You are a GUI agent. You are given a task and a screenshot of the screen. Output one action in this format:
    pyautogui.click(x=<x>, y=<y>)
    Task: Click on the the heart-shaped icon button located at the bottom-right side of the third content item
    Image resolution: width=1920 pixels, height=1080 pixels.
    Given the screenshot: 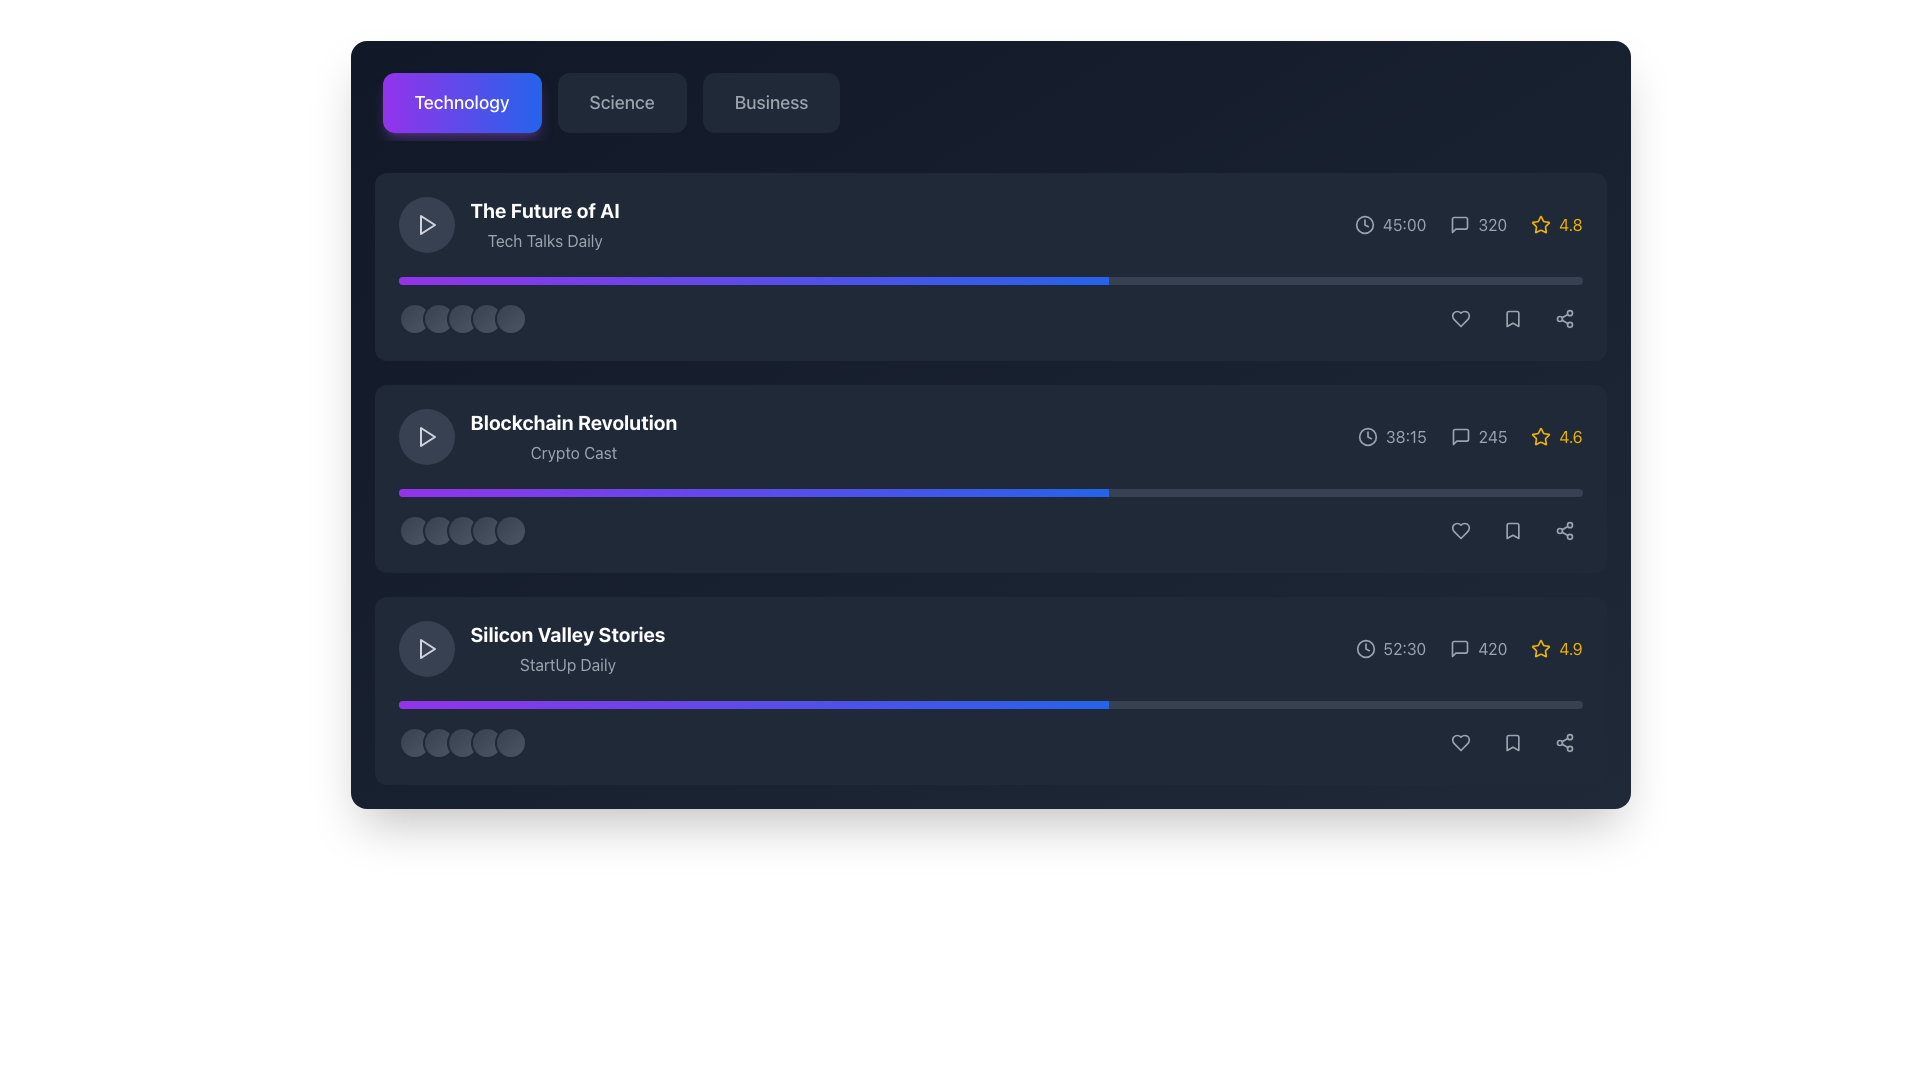 What is the action you would take?
    pyautogui.click(x=1460, y=743)
    